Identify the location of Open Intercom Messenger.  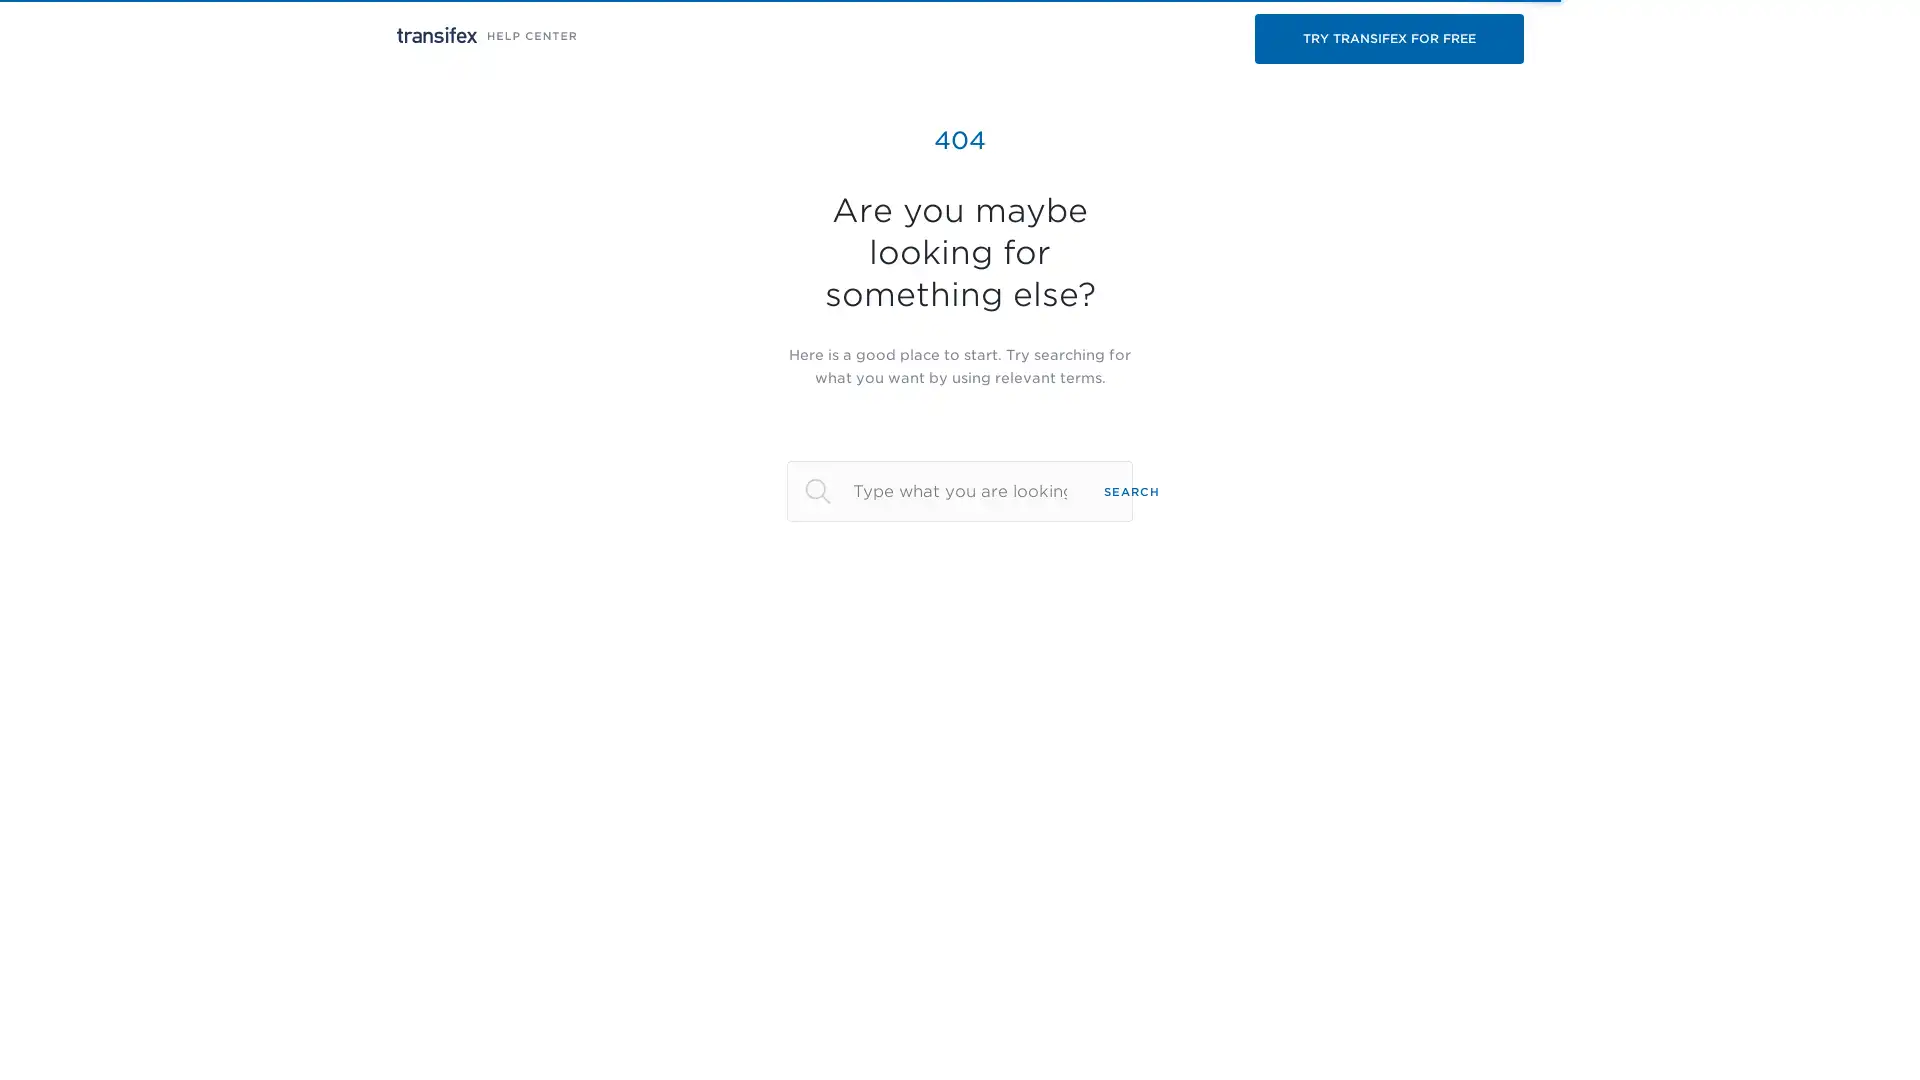
(1869, 1029).